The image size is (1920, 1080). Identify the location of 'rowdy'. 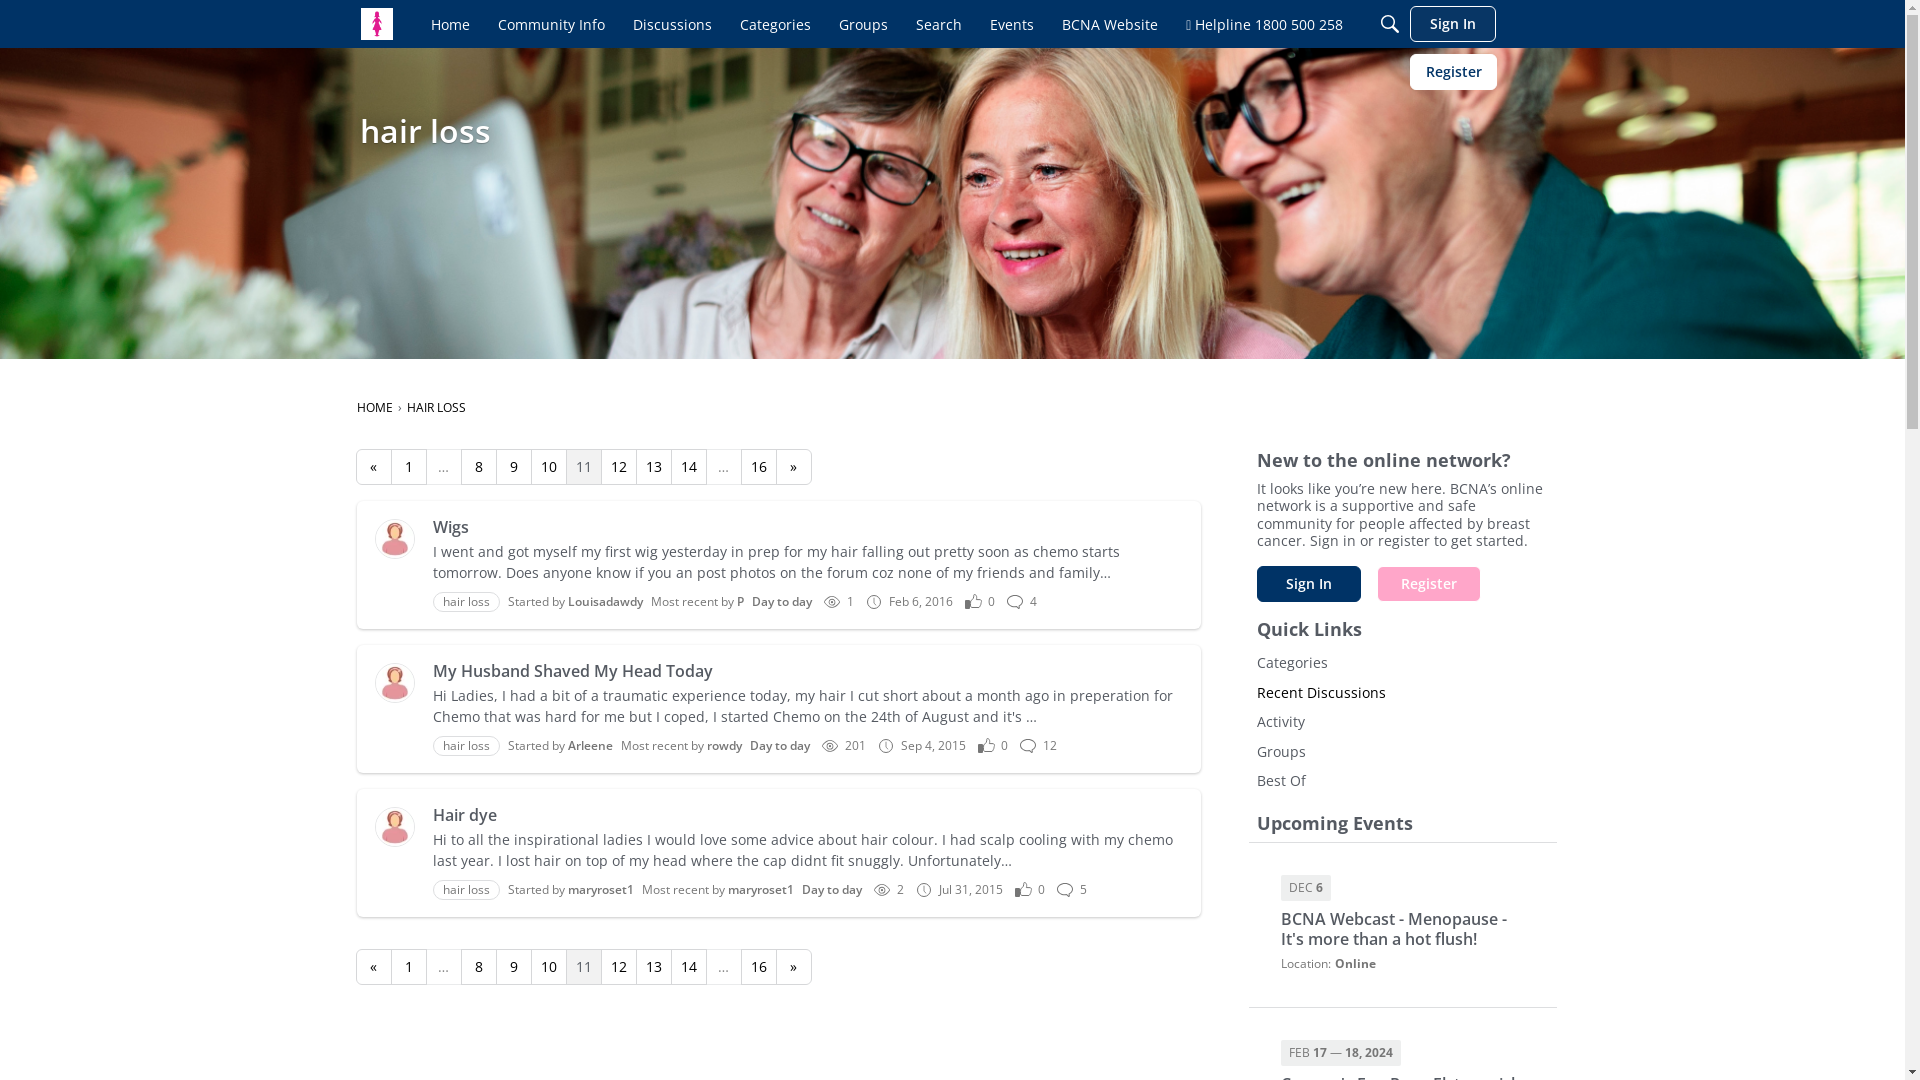
(722, 745).